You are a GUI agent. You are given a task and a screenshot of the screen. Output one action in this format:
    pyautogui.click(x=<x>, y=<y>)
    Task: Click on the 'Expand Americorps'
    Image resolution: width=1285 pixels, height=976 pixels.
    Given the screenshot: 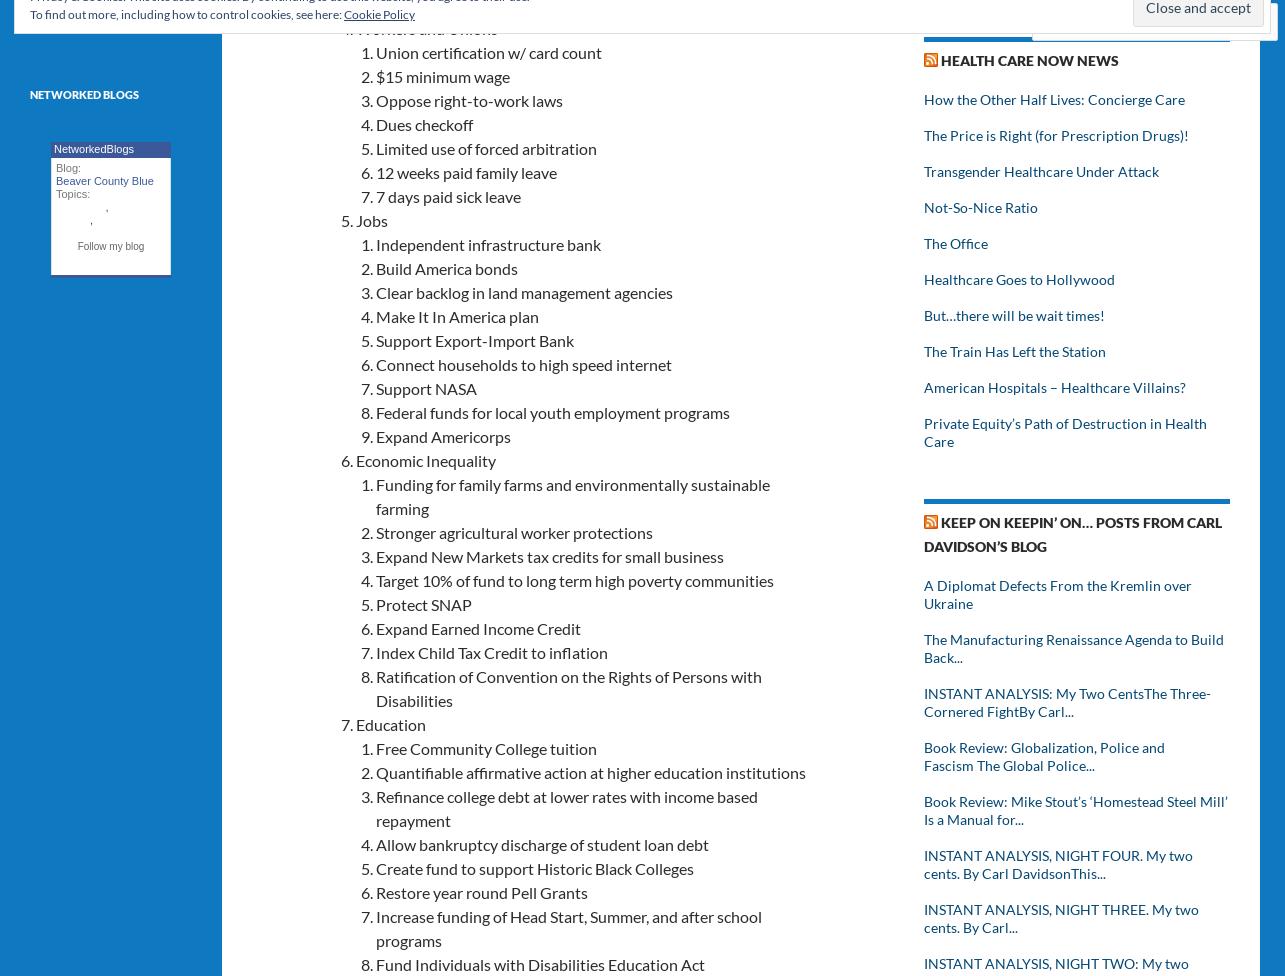 What is the action you would take?
    pyautogui.click(x=443, y=434)
    